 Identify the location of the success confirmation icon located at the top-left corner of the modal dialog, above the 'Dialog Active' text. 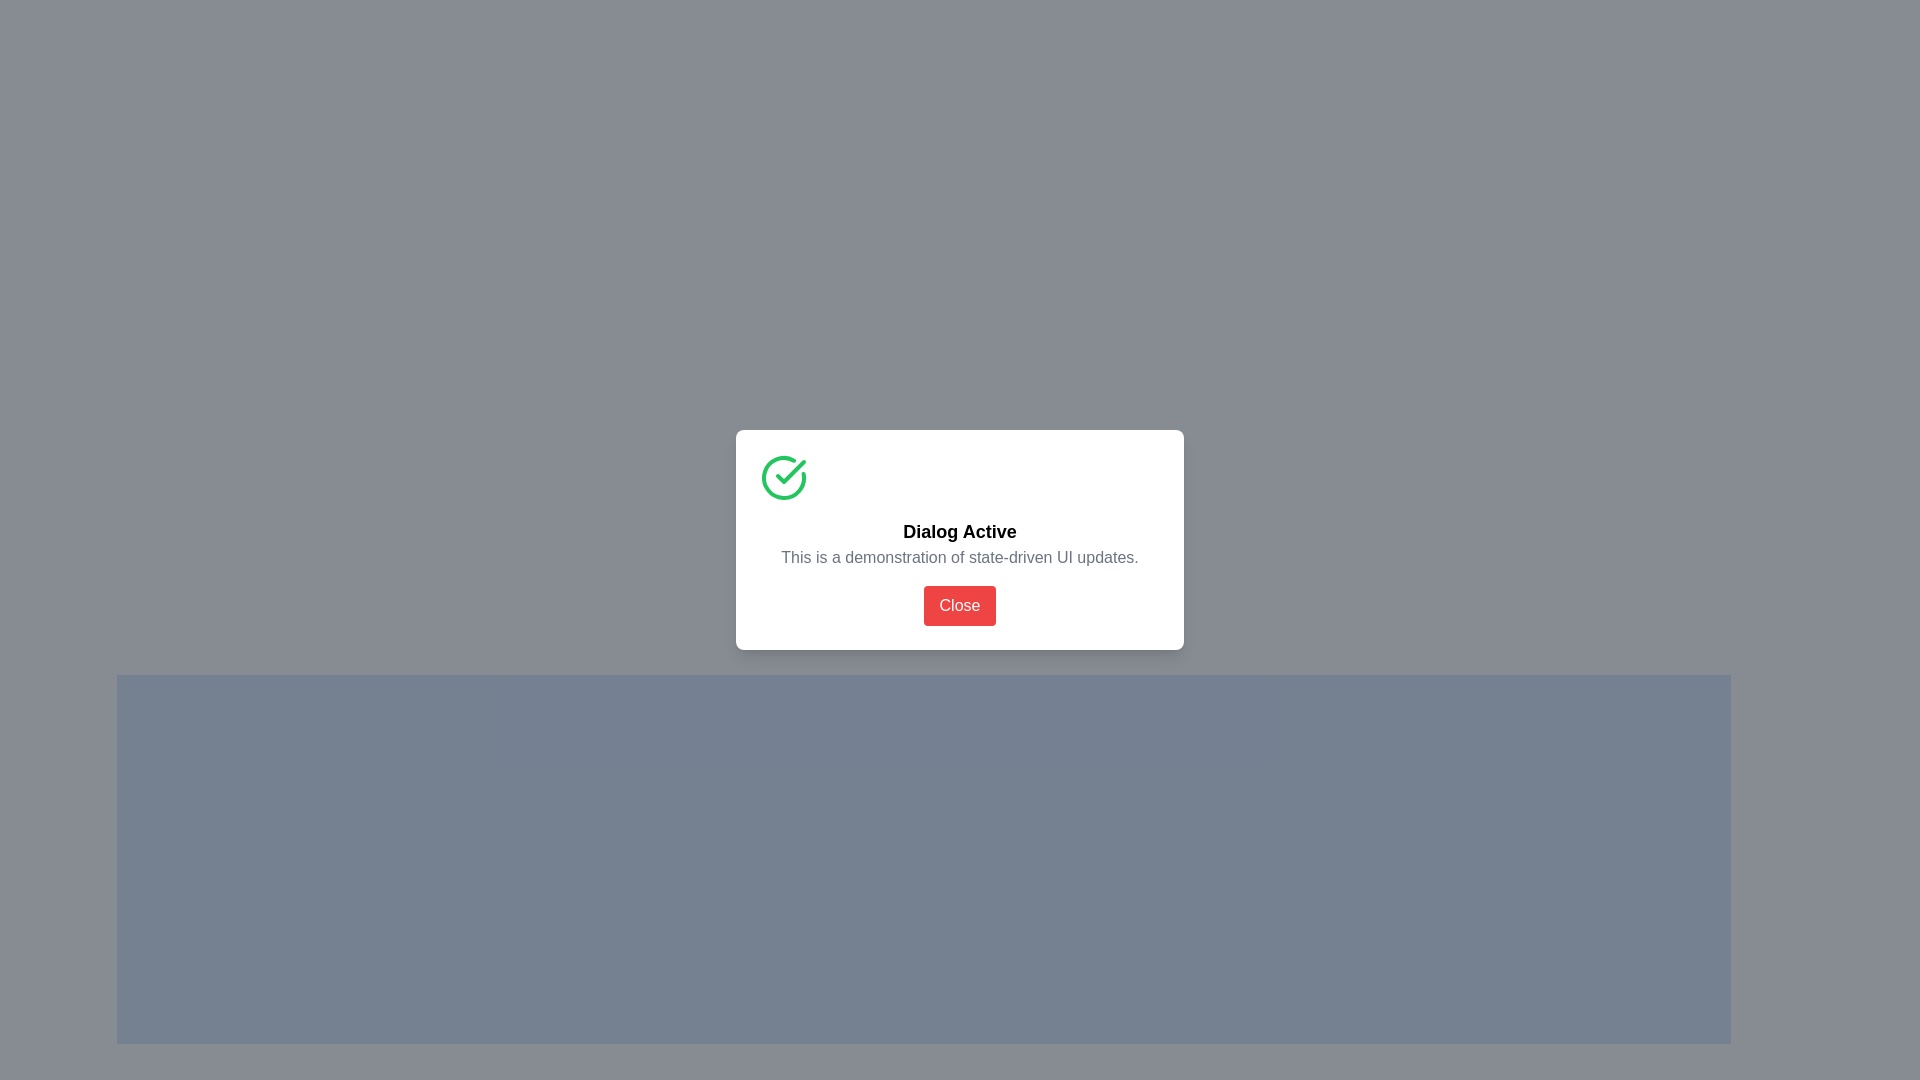
(782, 478).